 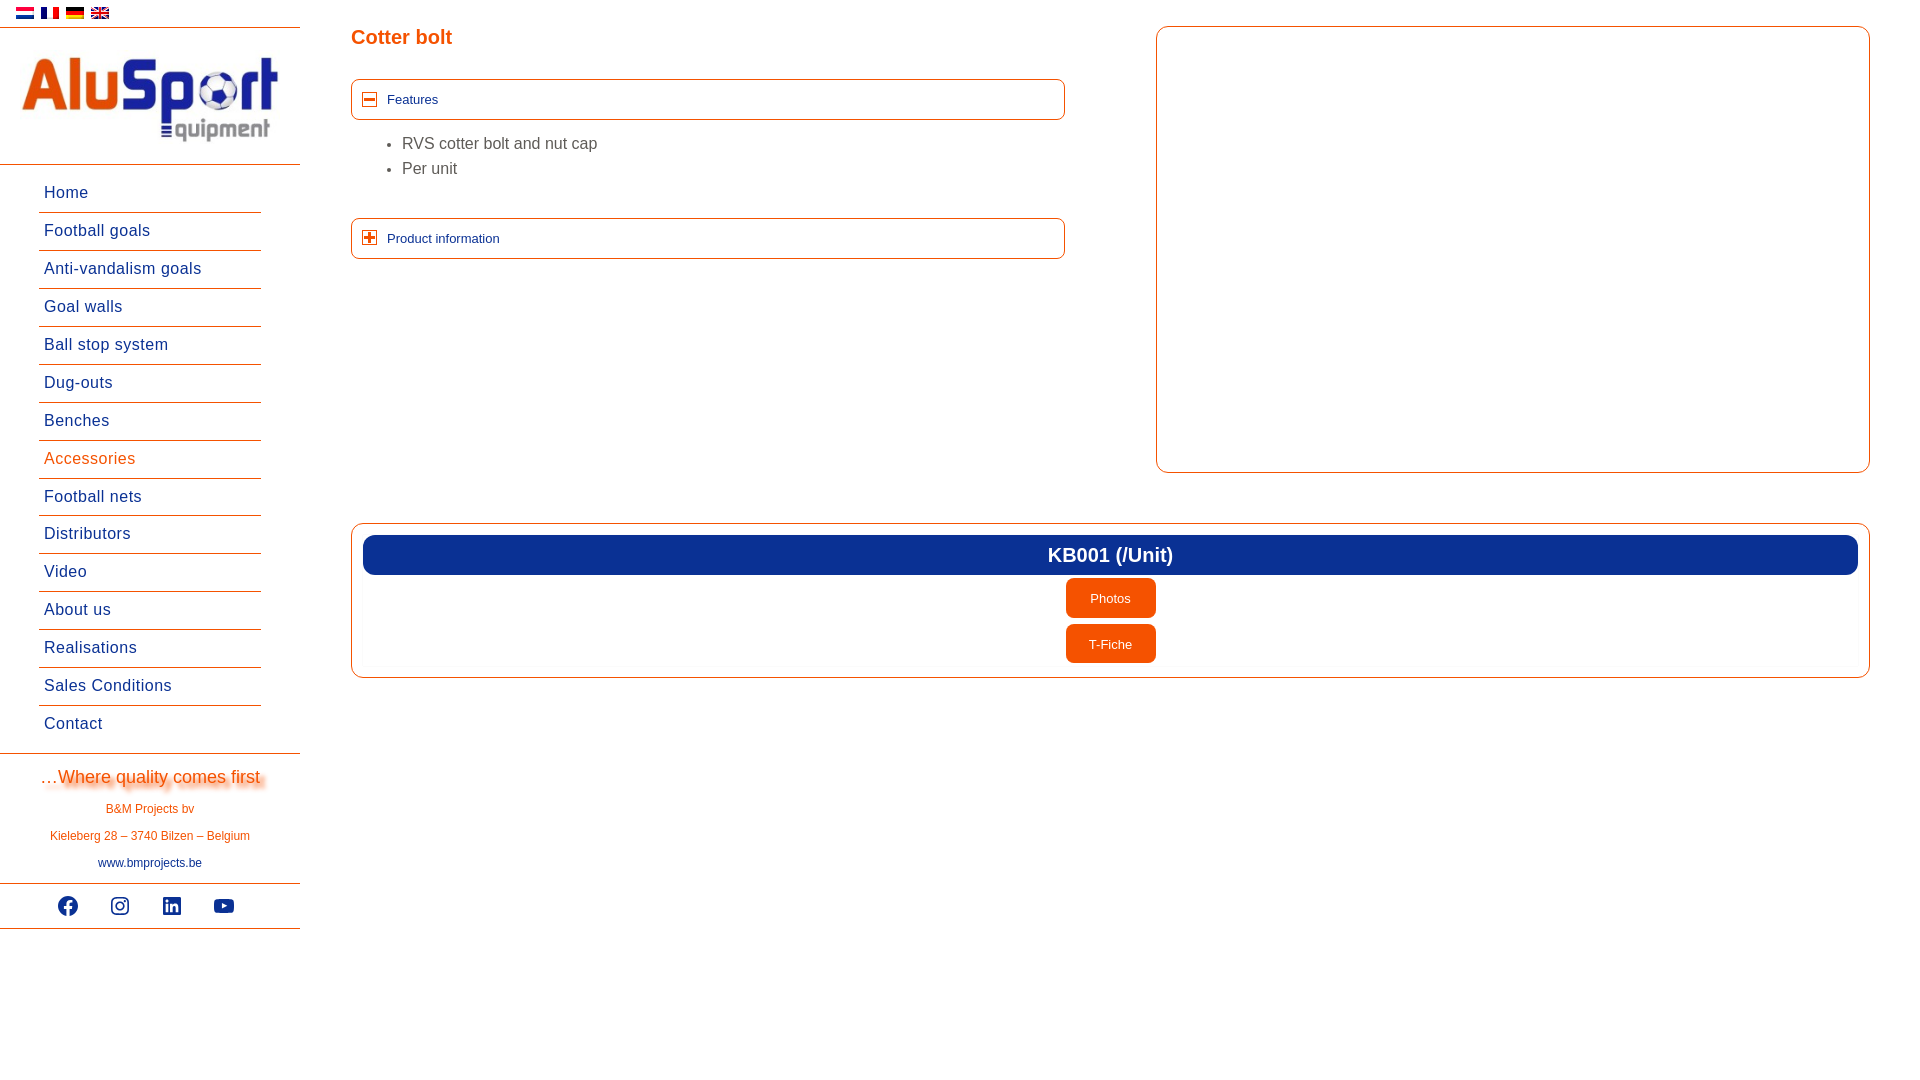 What do you see at coordinates (148, 230) in the screenshot?
I see `'Football goals'` at bounding box center [148, 230].